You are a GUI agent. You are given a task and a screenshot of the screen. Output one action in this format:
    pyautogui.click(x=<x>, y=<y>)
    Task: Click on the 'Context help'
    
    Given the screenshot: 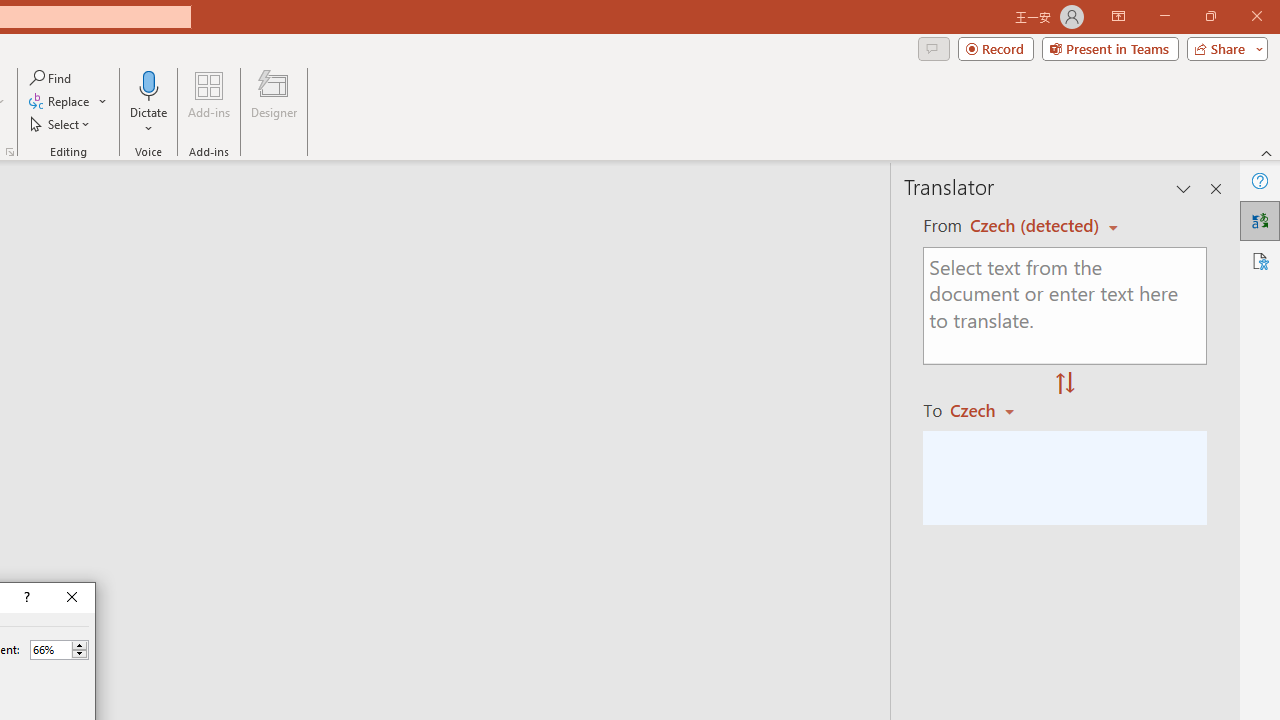 What is the action you would take?
    pyautogui.click(x=25, y=596)
    